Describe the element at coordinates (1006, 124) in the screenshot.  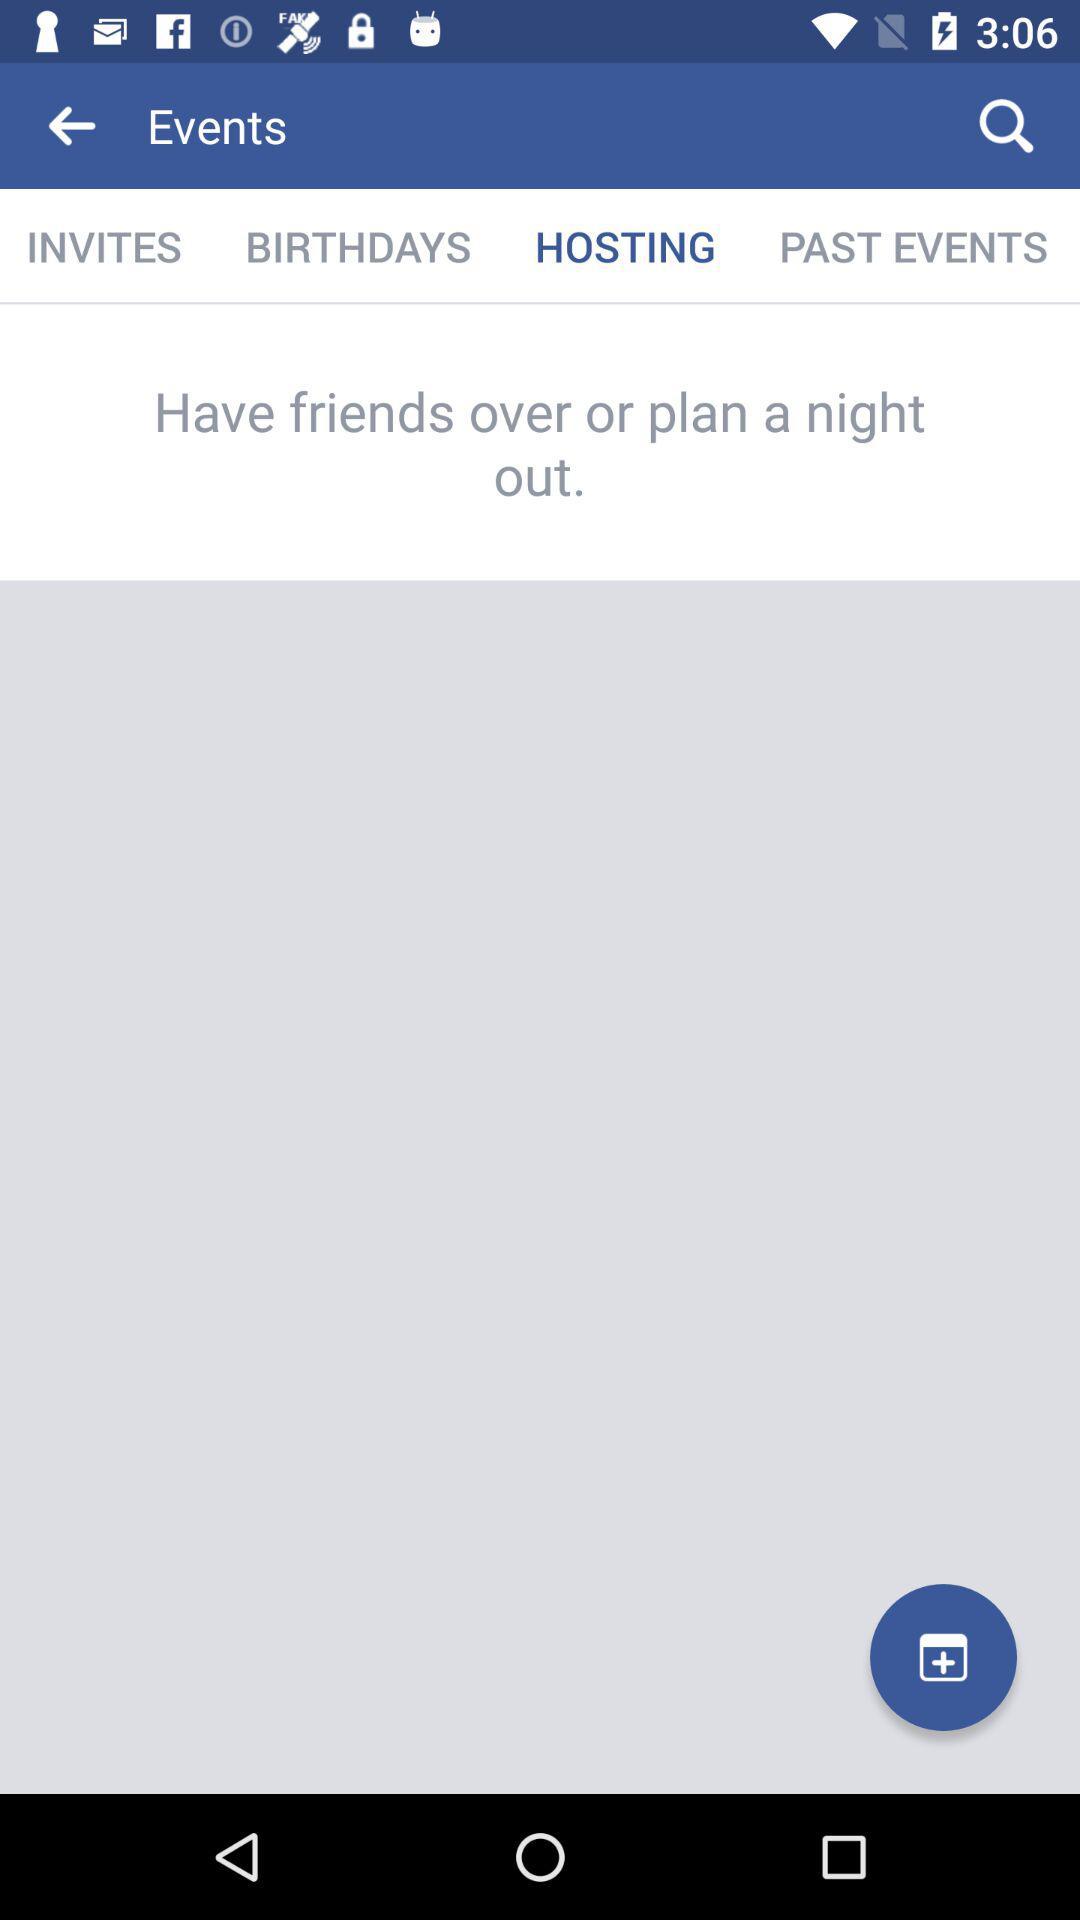
I see `item next to events item` at that location.